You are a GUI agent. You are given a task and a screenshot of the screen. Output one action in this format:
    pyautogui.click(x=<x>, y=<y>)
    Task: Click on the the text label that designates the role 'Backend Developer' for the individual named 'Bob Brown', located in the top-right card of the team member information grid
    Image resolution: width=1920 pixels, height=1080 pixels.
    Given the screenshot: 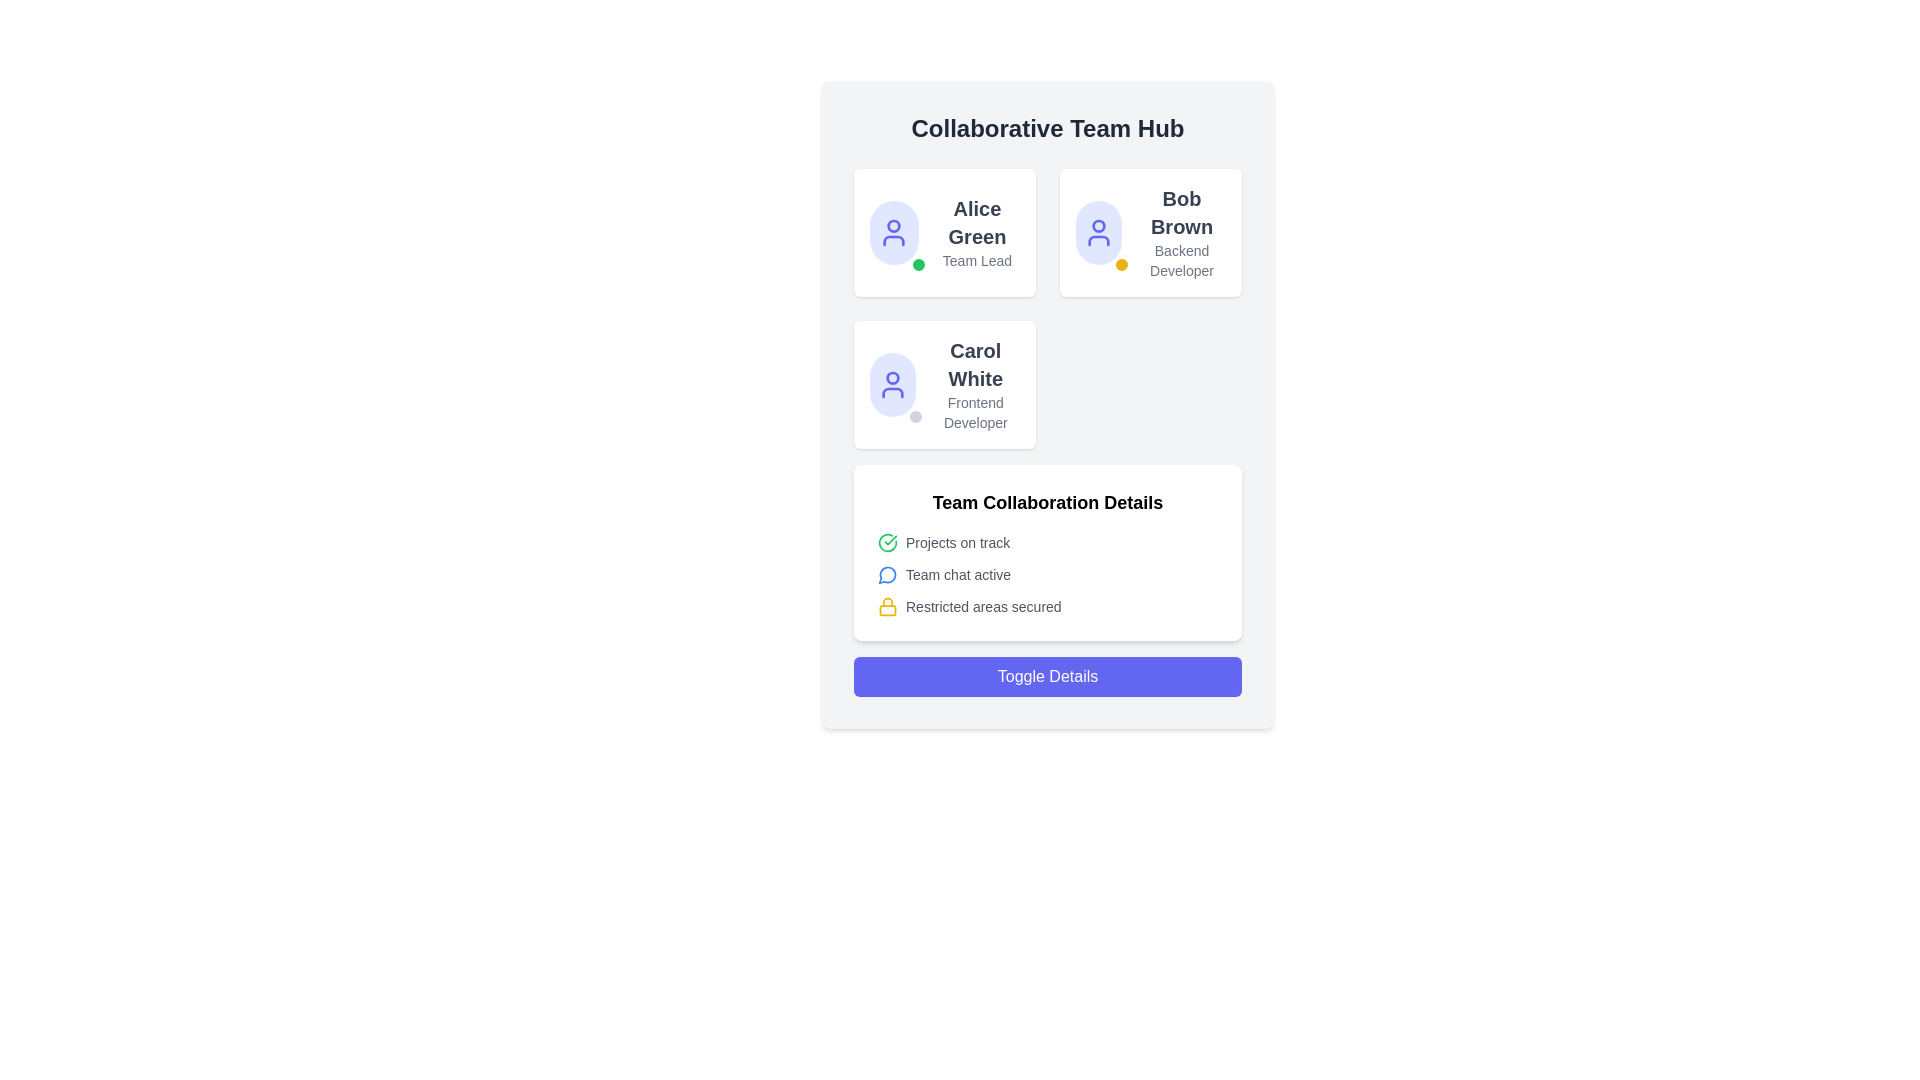 What is the action you would take?
    pyautogui.click(x=1181, y=260)
    